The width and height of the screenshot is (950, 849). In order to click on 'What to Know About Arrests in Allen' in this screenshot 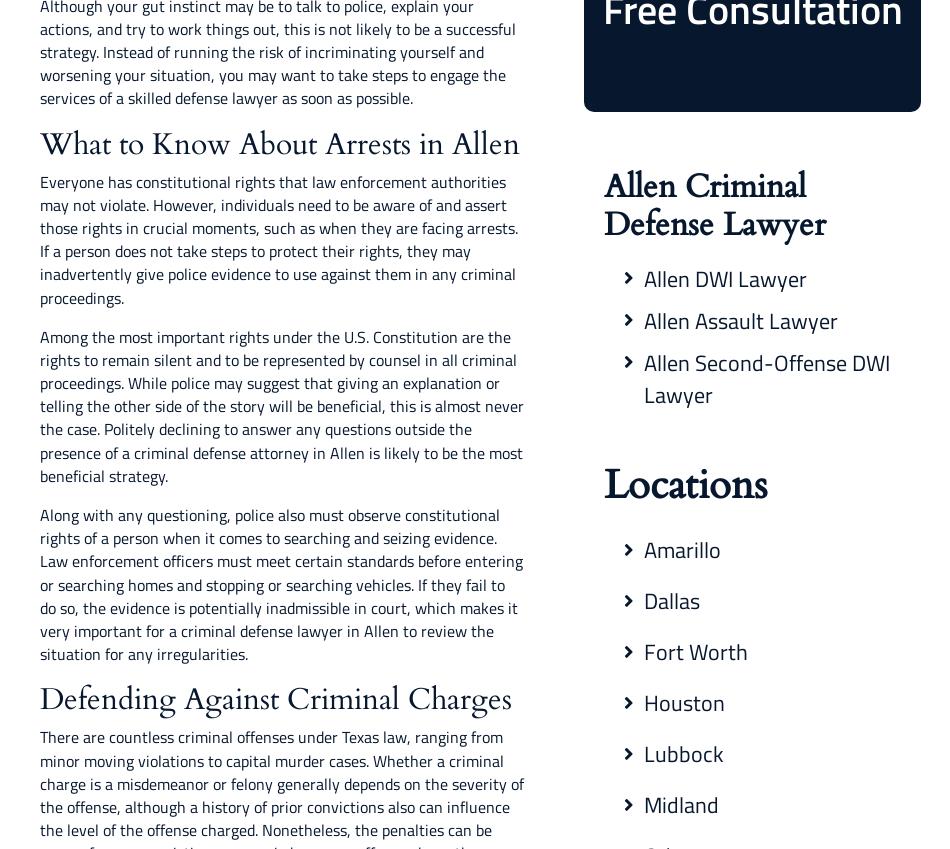, I will do `click(278, 143)`.